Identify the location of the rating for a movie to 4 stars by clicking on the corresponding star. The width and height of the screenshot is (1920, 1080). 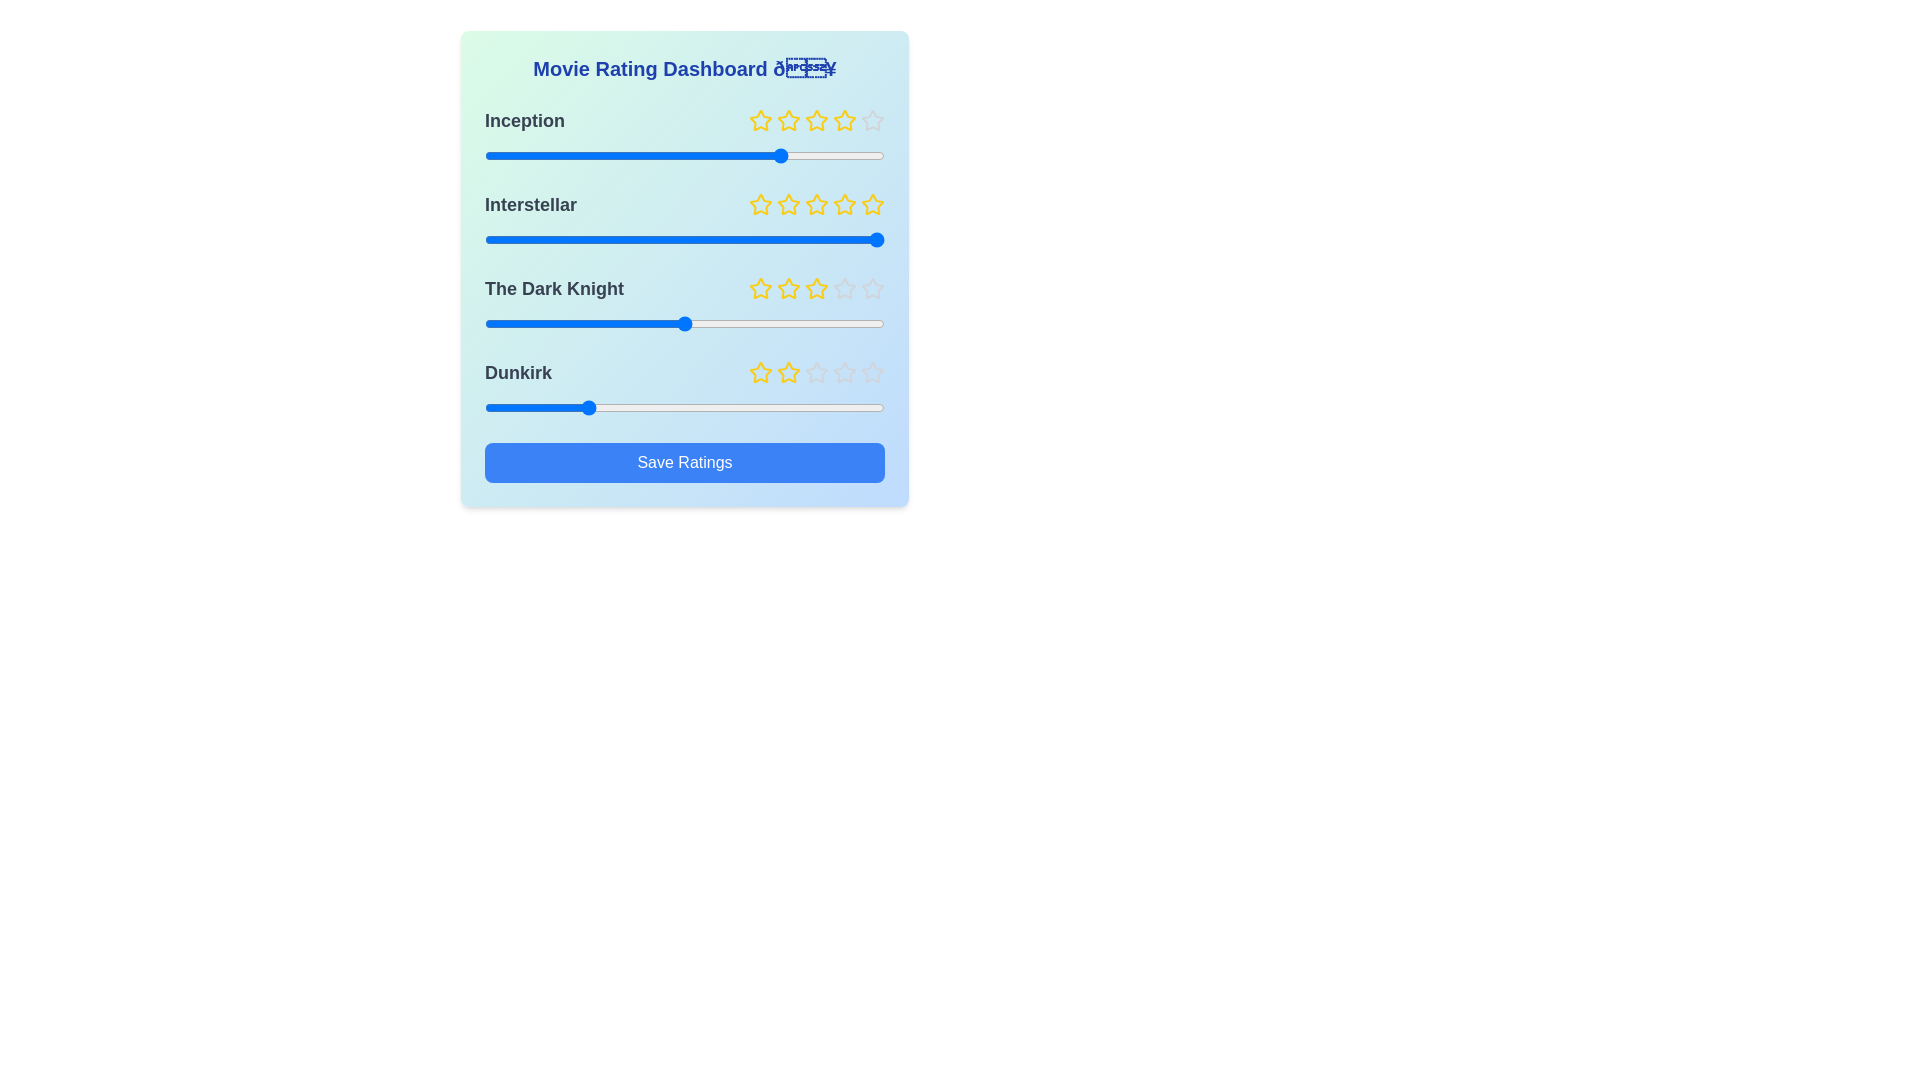
(844, 120).